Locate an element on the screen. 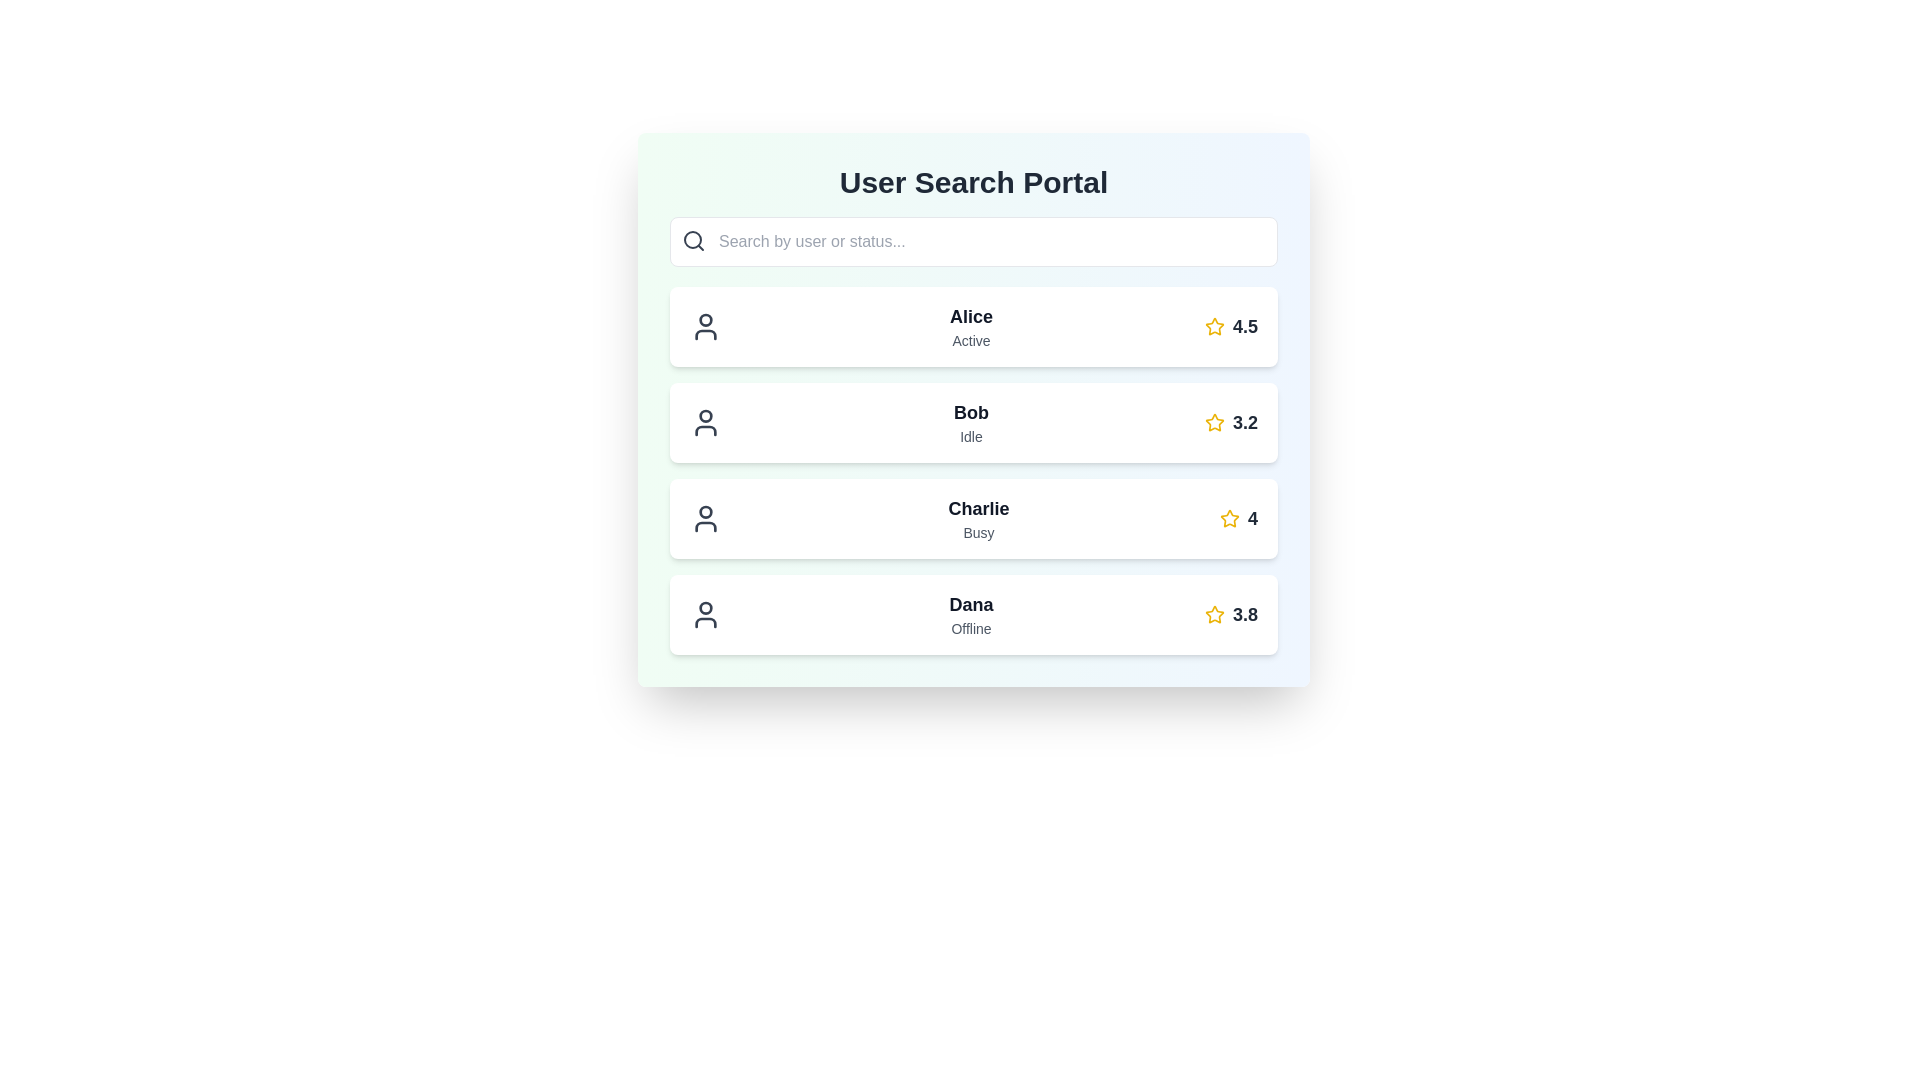 This screenshot has width=1920, height=1080. the decorative star icon representing the rating for the user 'Bob', which indicates a rating score of '3.2' is located at coordinates (1213, 422).